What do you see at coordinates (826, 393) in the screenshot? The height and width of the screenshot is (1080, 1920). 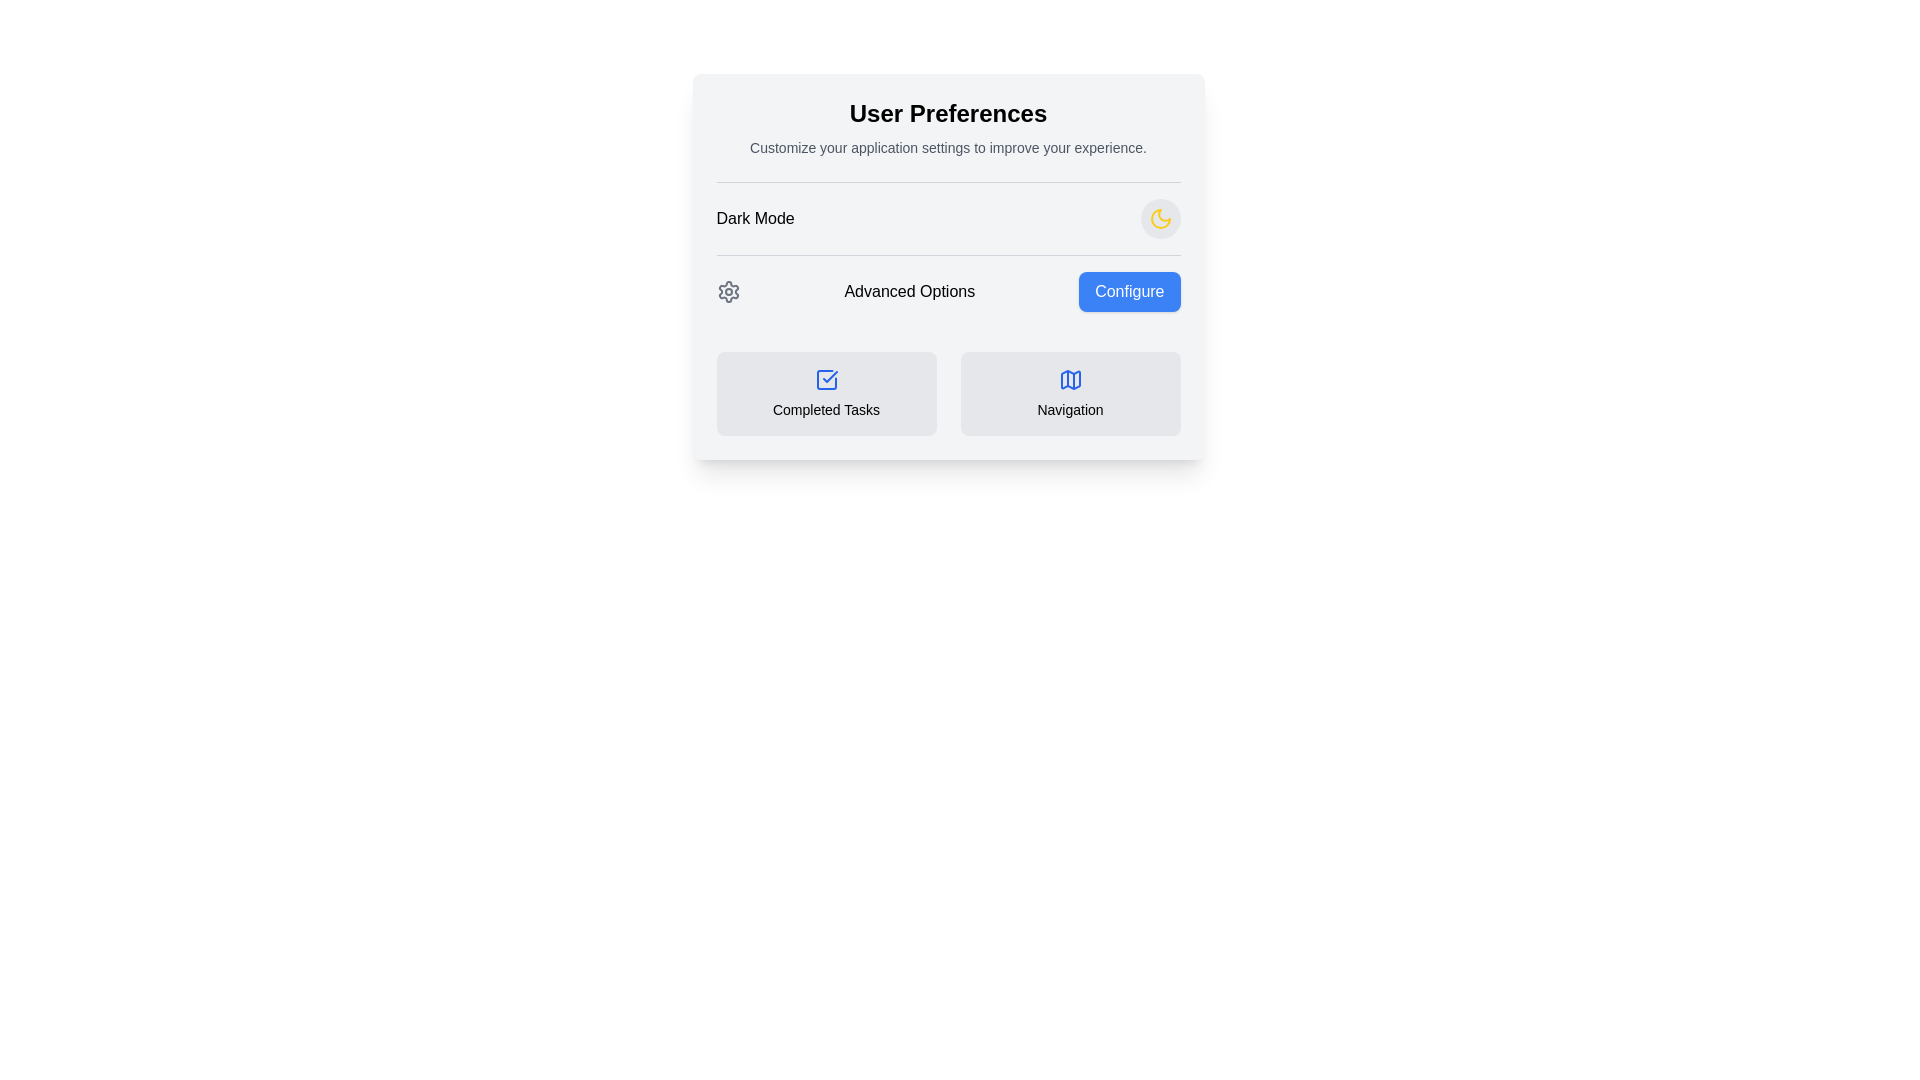 I see `the contents of the Card widget element labeled 'Completed Tasks', which features a blue checkmark icon and is located within the 'User Preferences' card` at bounding box center [826, 393].